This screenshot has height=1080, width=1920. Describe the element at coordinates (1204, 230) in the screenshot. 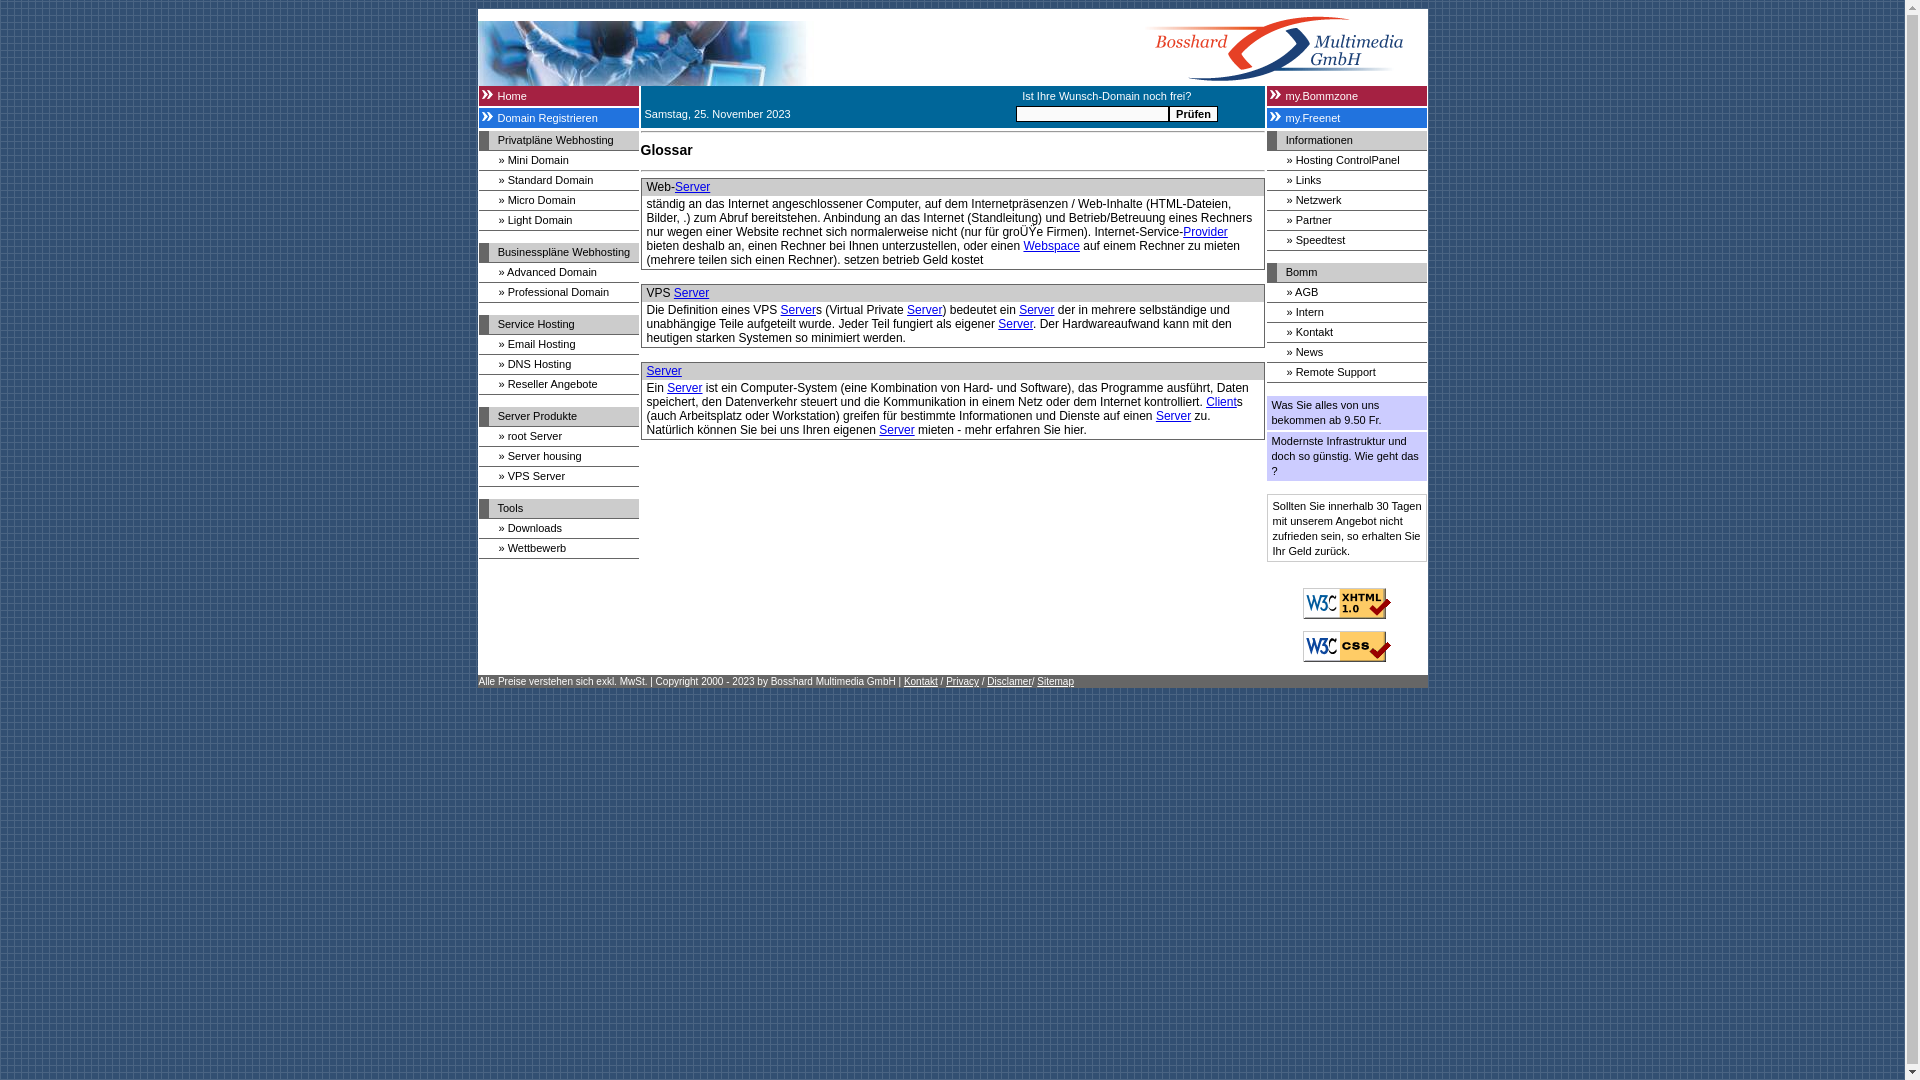

I see `'Provider'` at that location.